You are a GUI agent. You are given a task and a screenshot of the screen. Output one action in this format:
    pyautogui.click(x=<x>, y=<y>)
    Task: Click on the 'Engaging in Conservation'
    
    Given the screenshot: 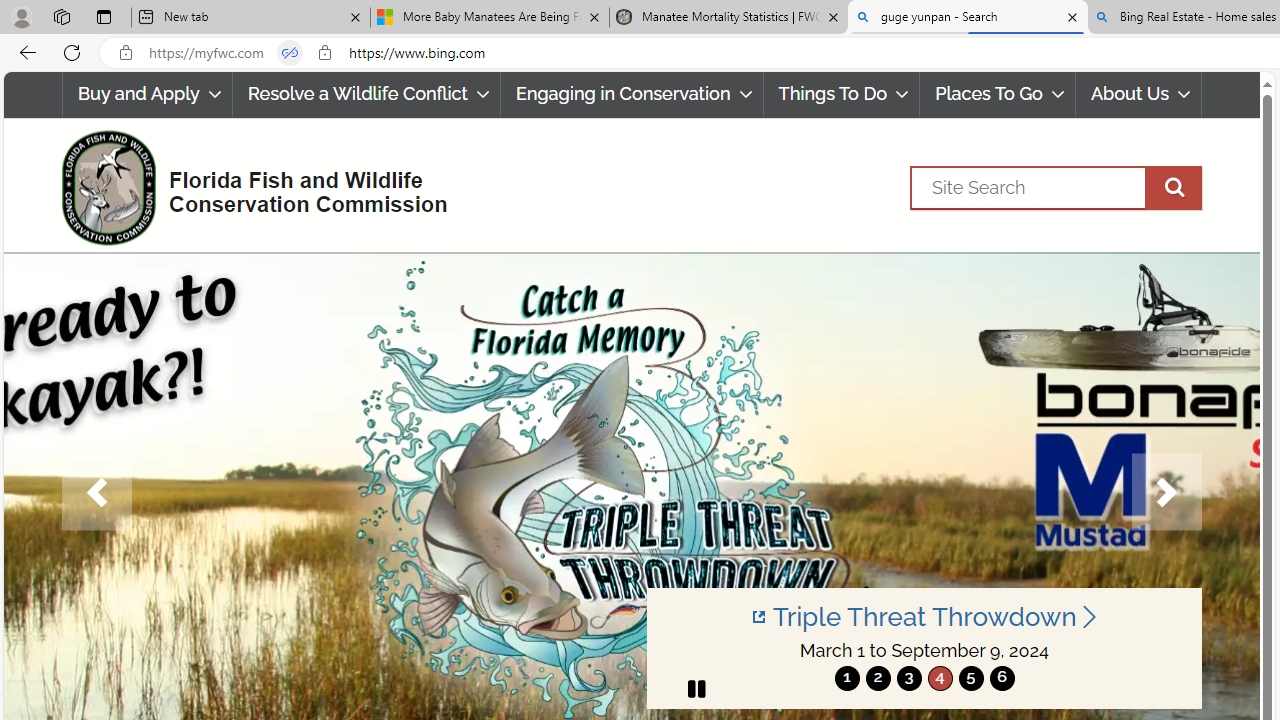 What is the action you would take?
    pyautogui.click(x=630, y=94)
    